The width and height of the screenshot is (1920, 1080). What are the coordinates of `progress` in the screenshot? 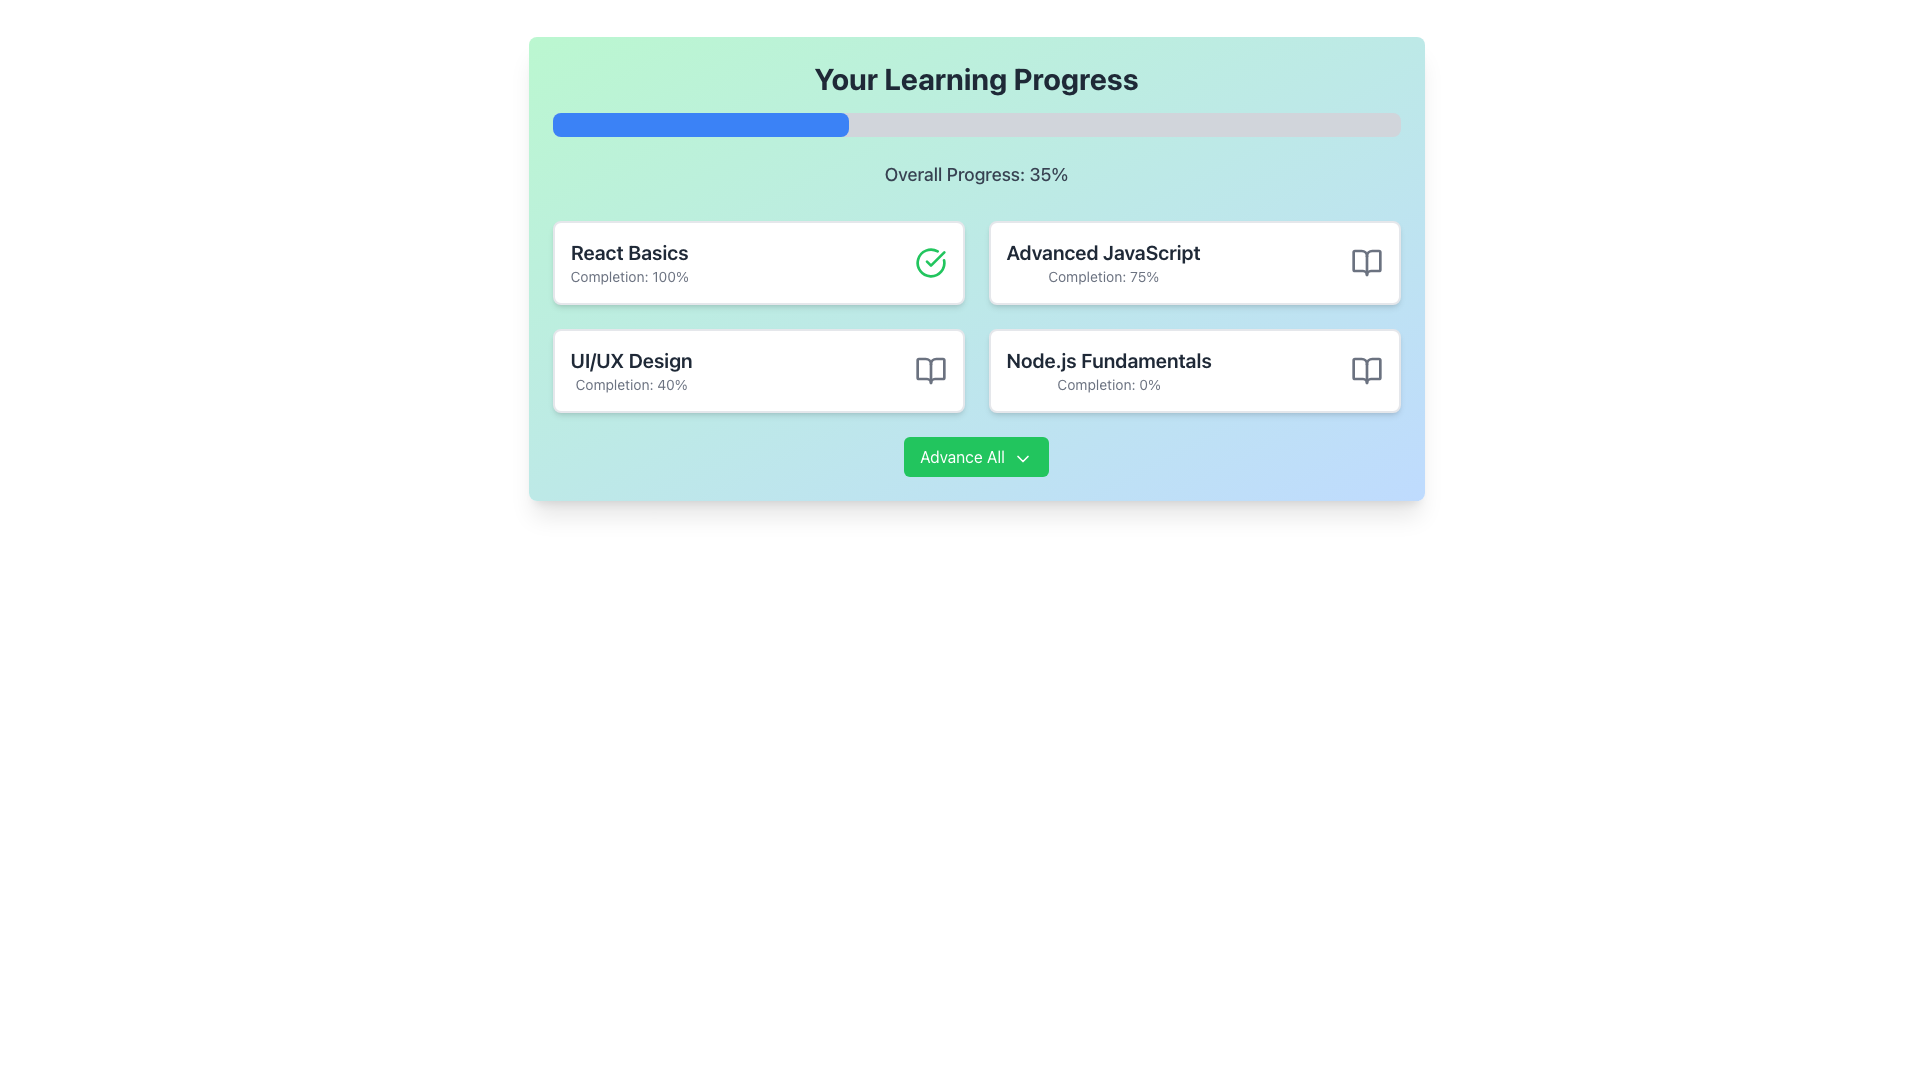 It's located at (882, 124).